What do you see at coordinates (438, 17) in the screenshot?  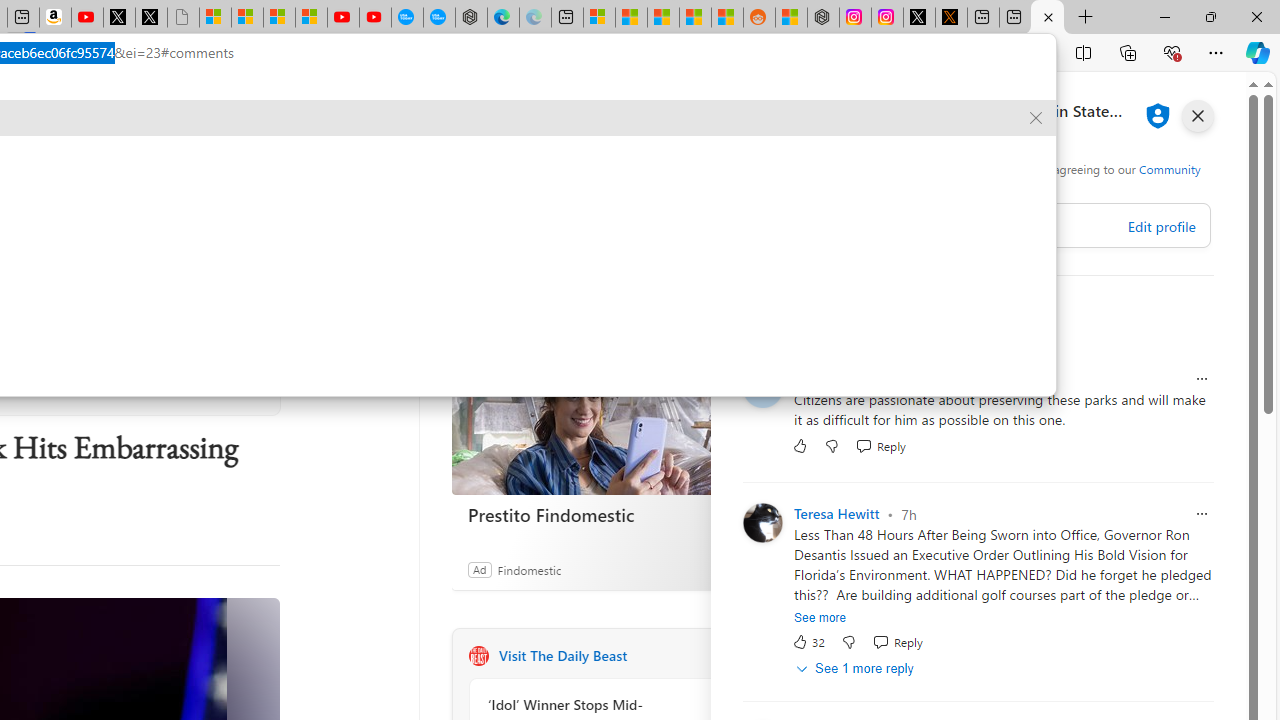 I see `'The most popular Google '` at bounding box center [438, 17].